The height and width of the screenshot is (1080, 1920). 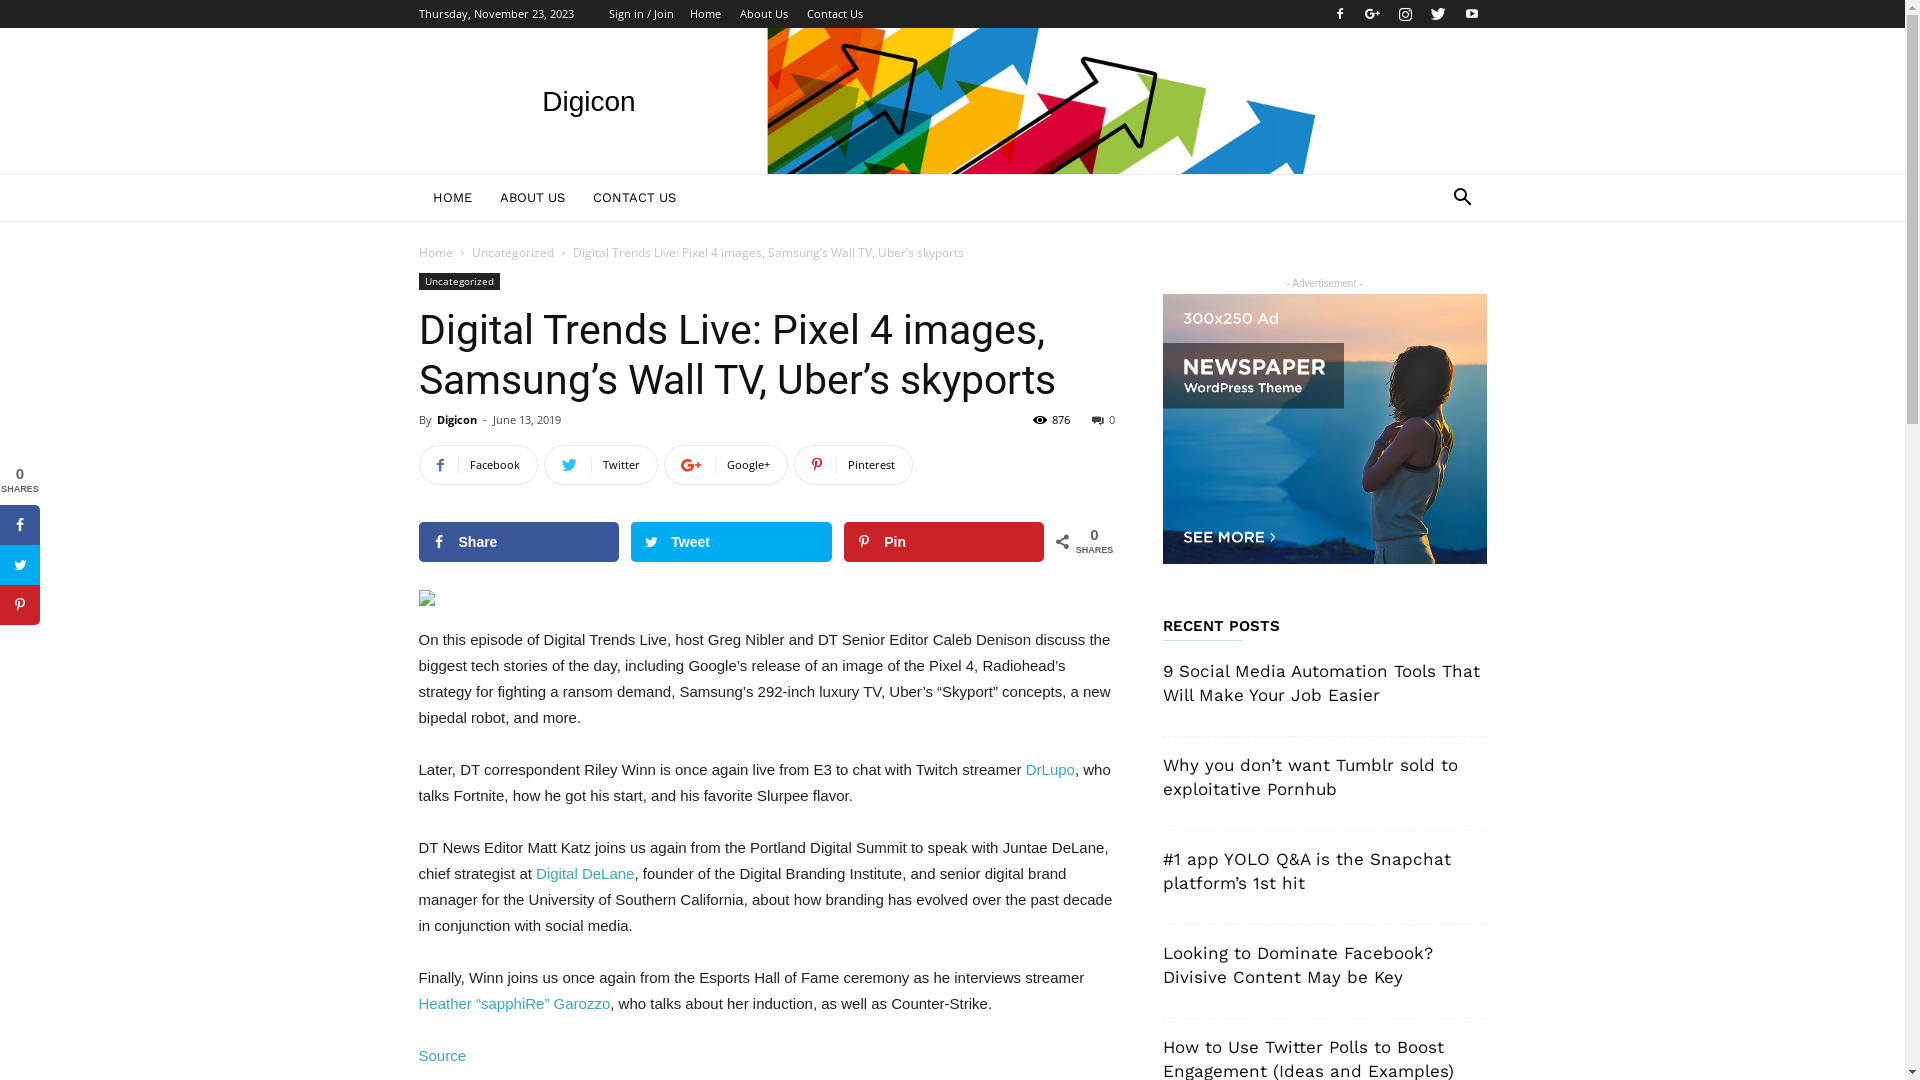 What do you see at coordinates (1102, 418) in the screenshot?
I see `'0'` at bounding box center [1102, 418].